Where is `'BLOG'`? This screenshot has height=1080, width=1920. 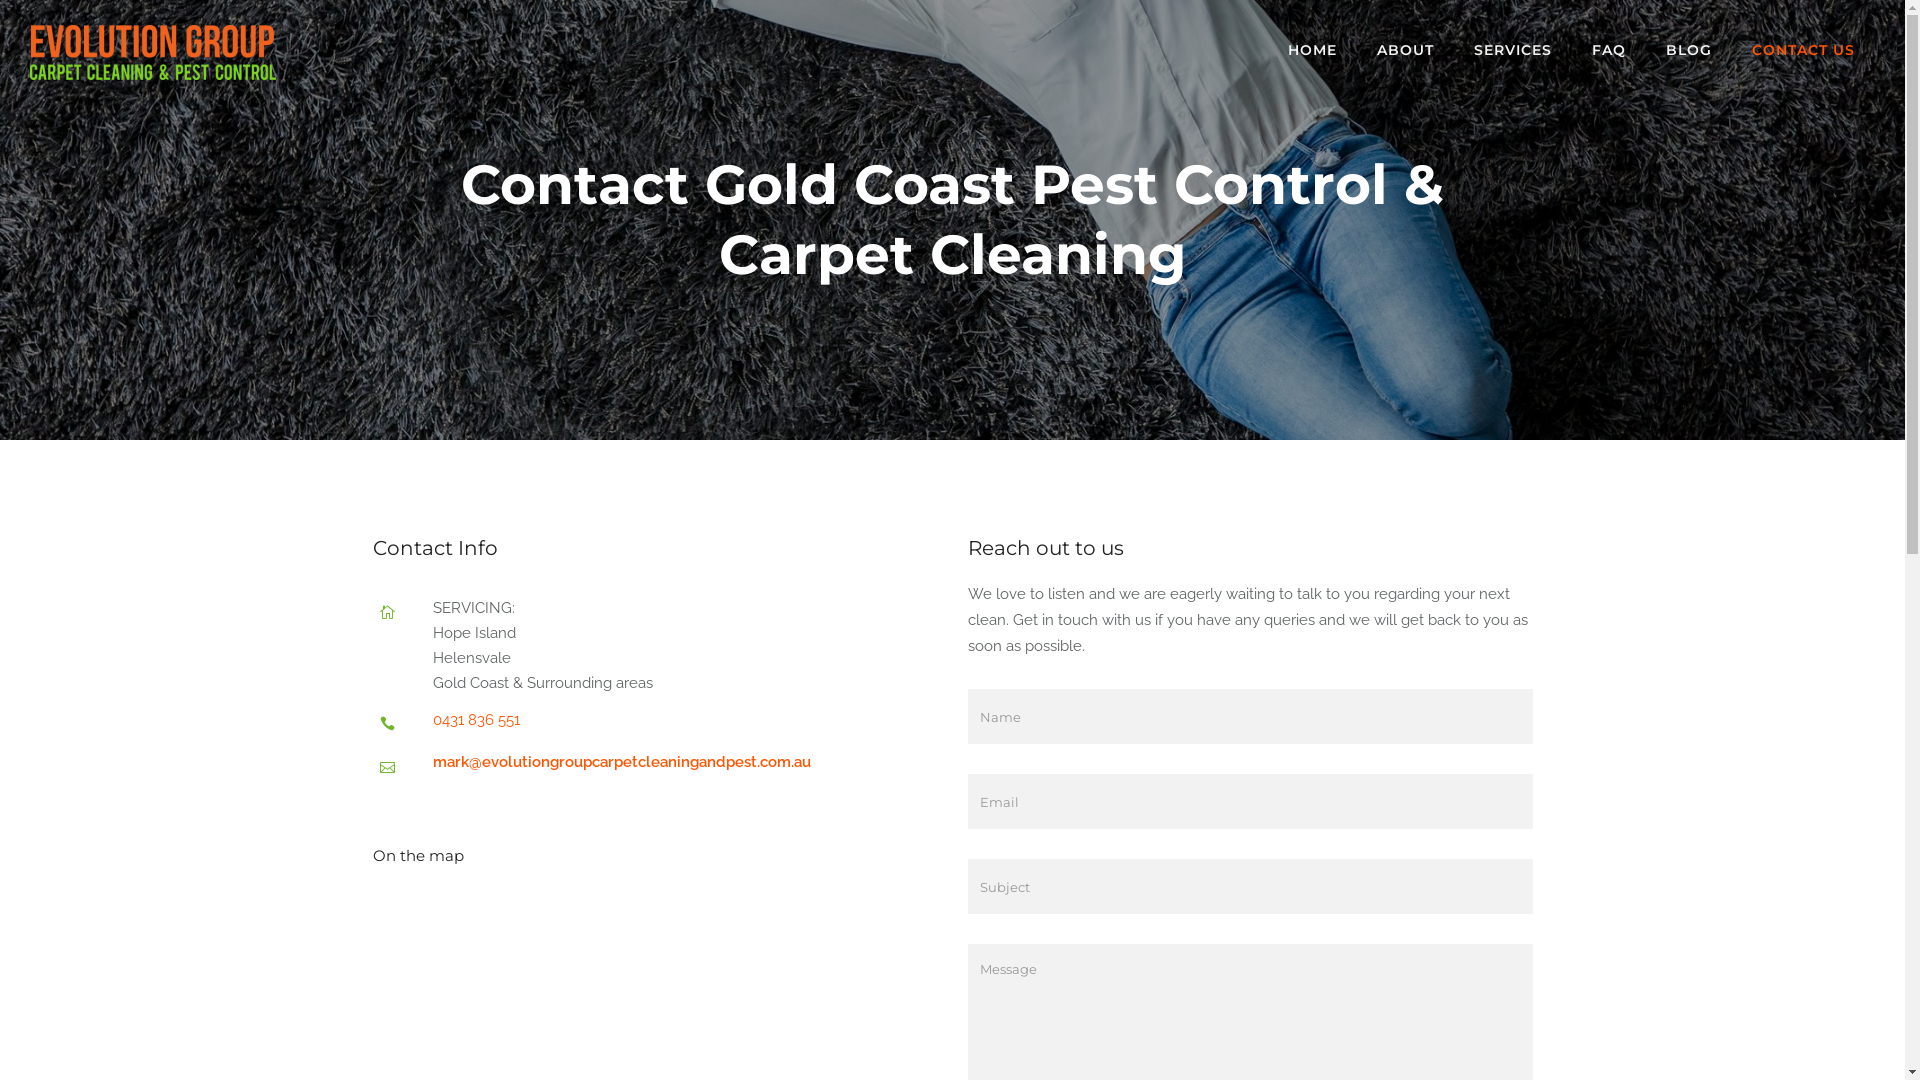
'BLOG' is located at coordinates (1688, 49).